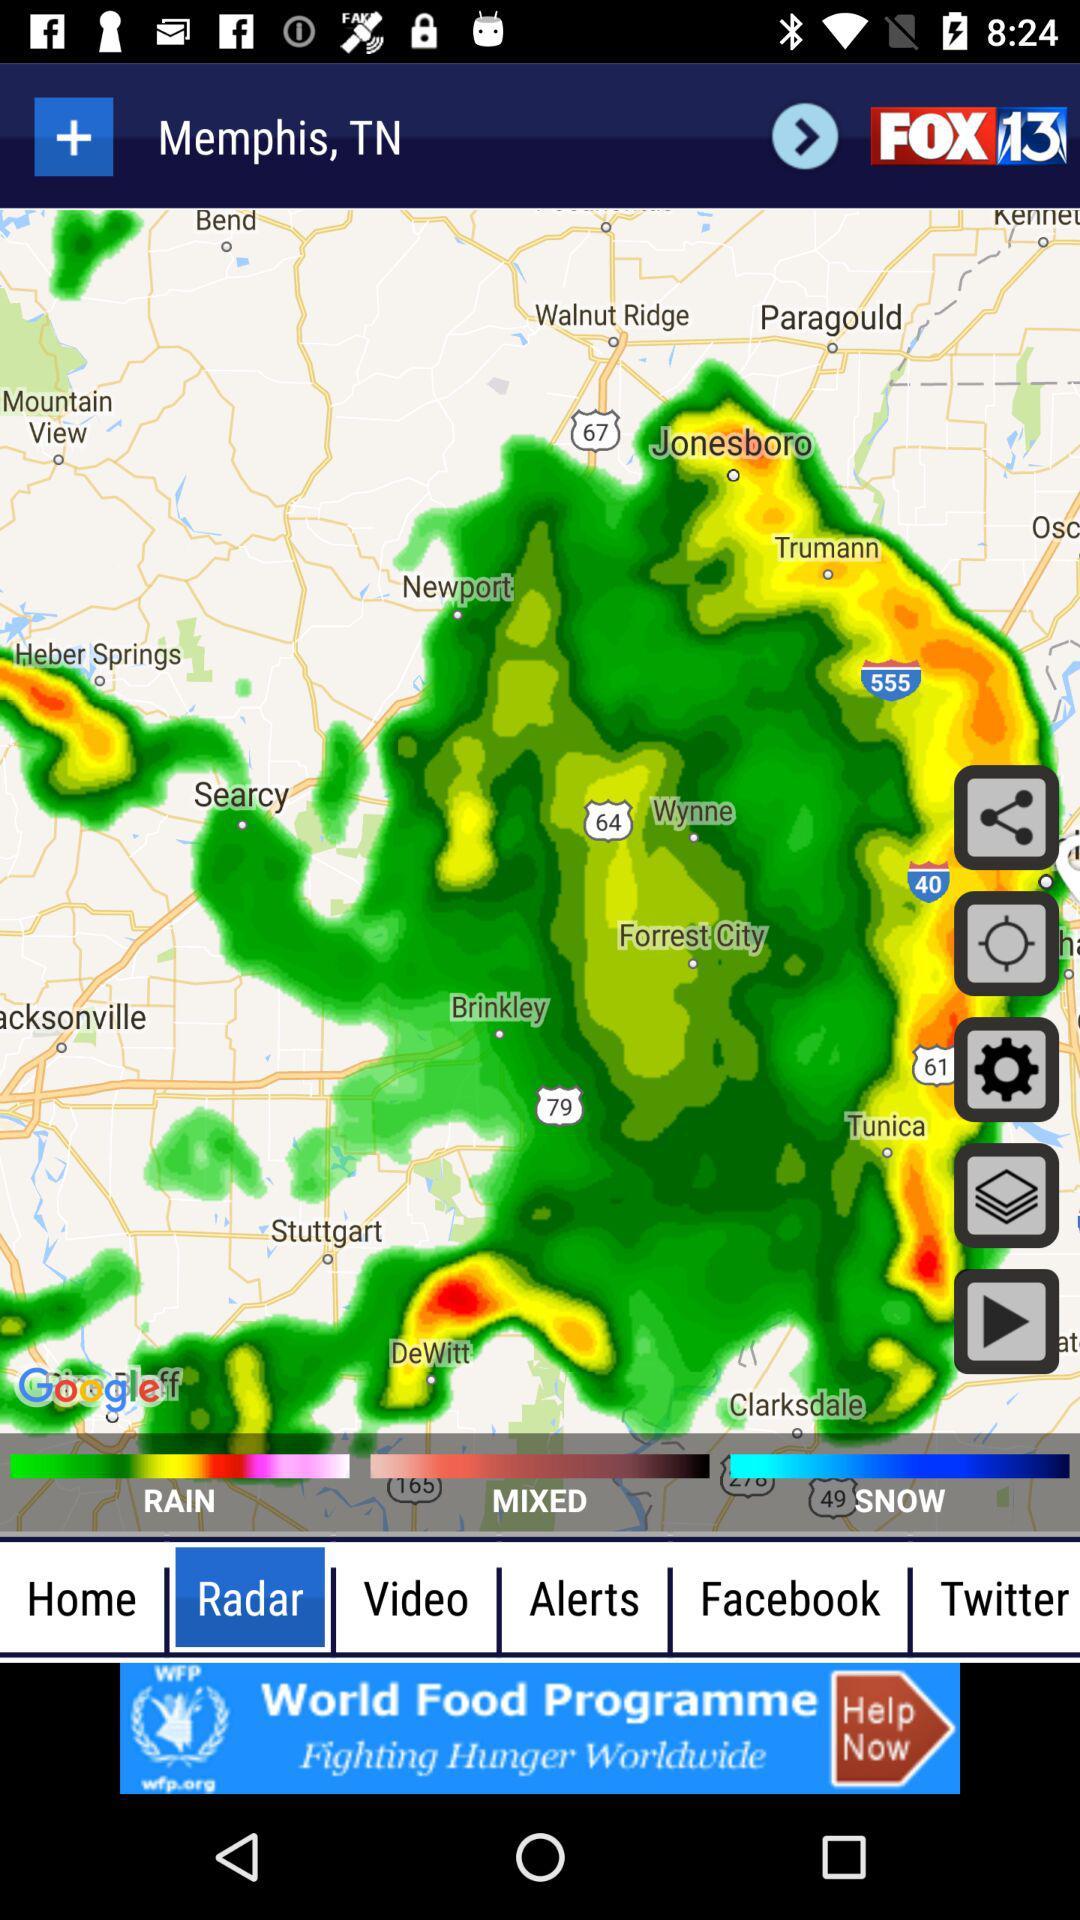 Image resolution: width=1080 pixels, height=1920 pixels. I want to click on fox 13 channel, so click(967, 135).